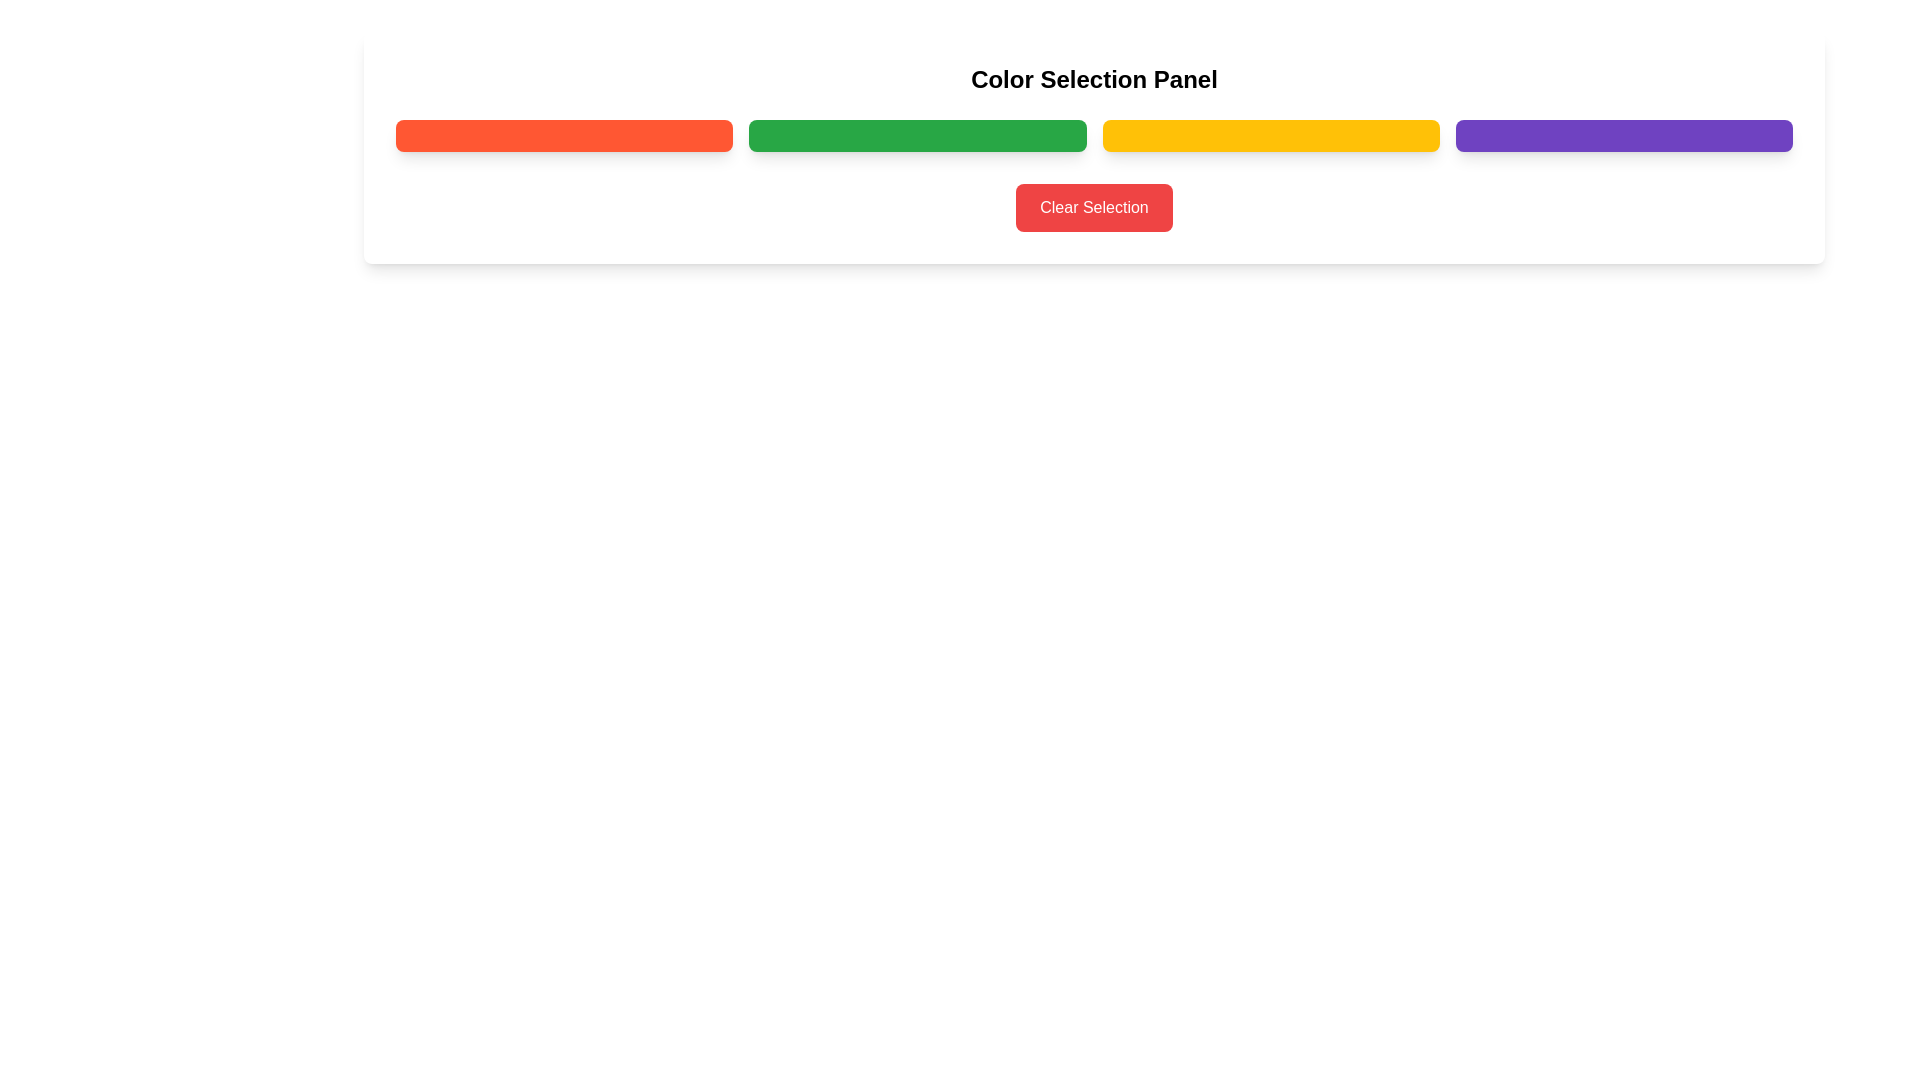 The image size is (1920, 1080). What do you see at coordinates (563, 135) in the screenshot?
I see `the vibrant orange rectangular button with rounded corners located in the top-left portion of the interface` at bounding box center [563, 135].